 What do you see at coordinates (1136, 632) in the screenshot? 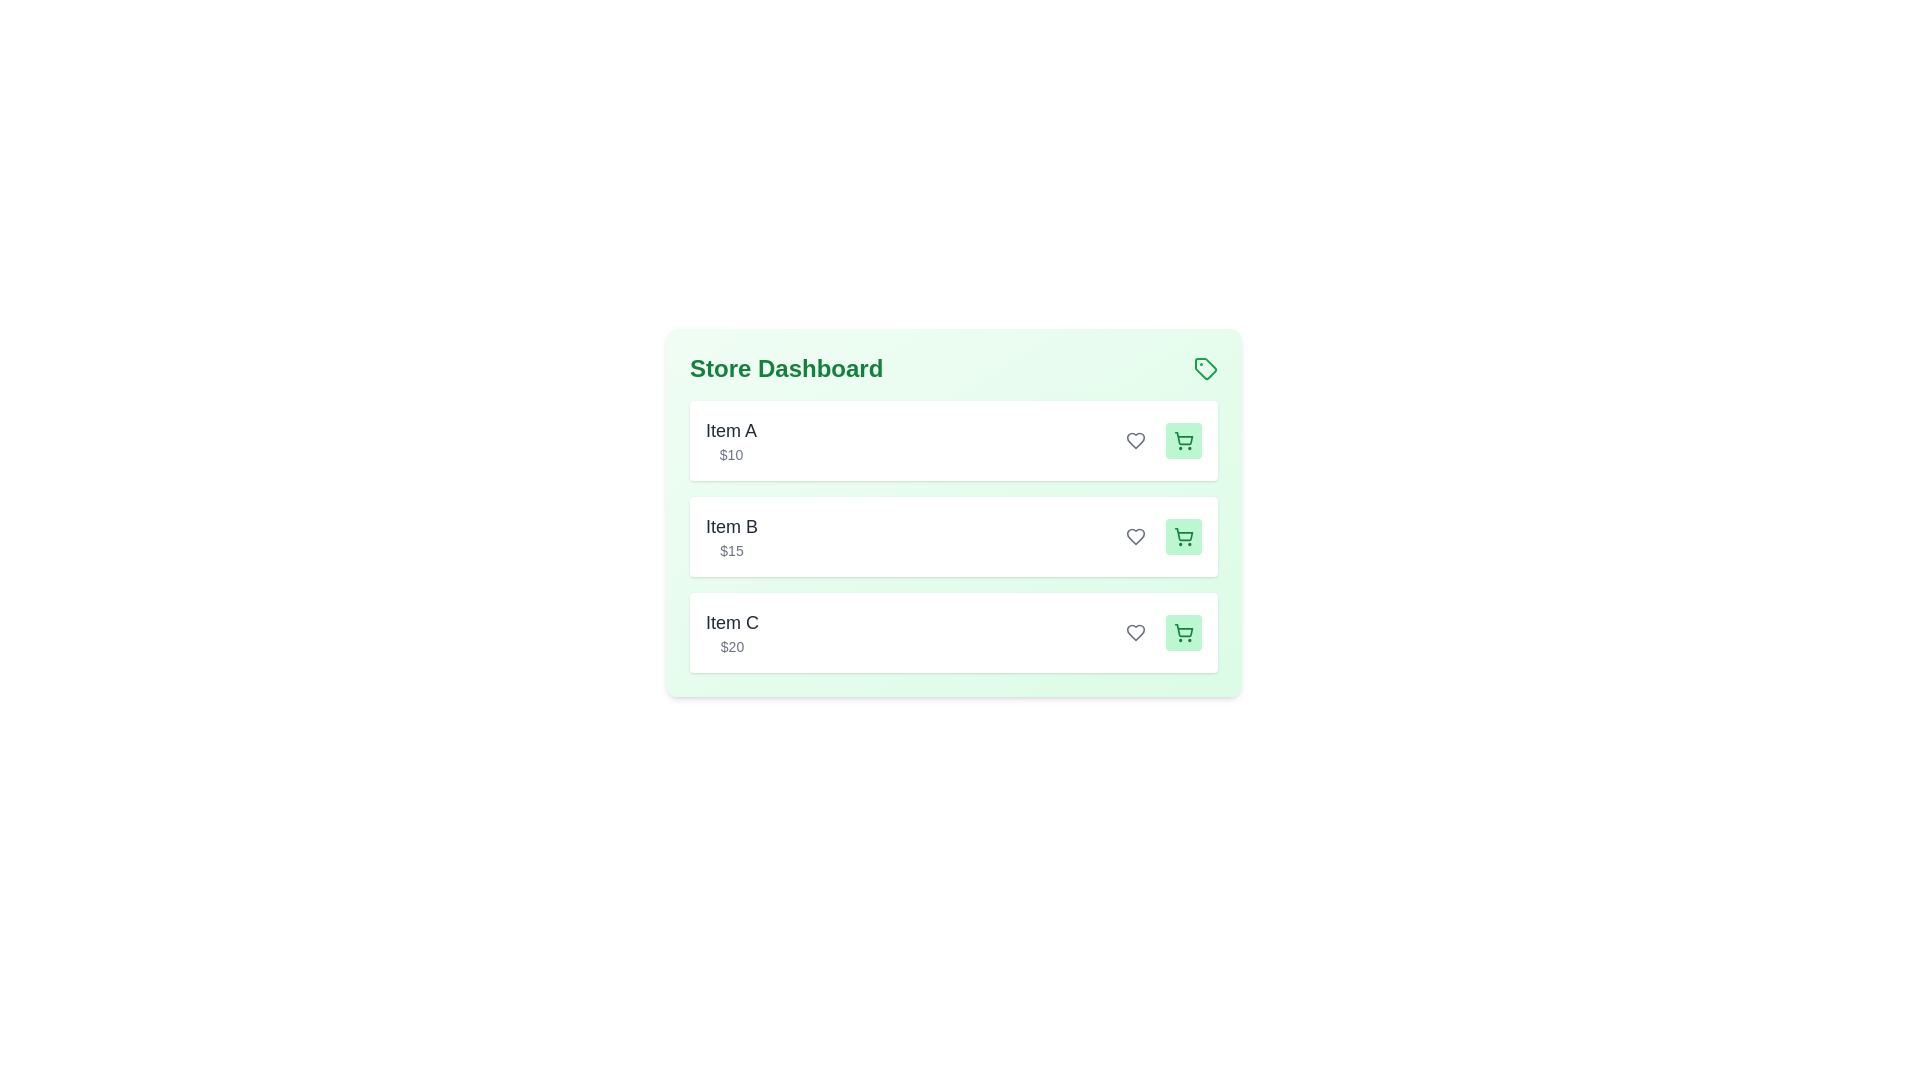
I see `the button for liking or favoriting 'Item C' in the Store Dashboard` at bounding box center [1136, 632].